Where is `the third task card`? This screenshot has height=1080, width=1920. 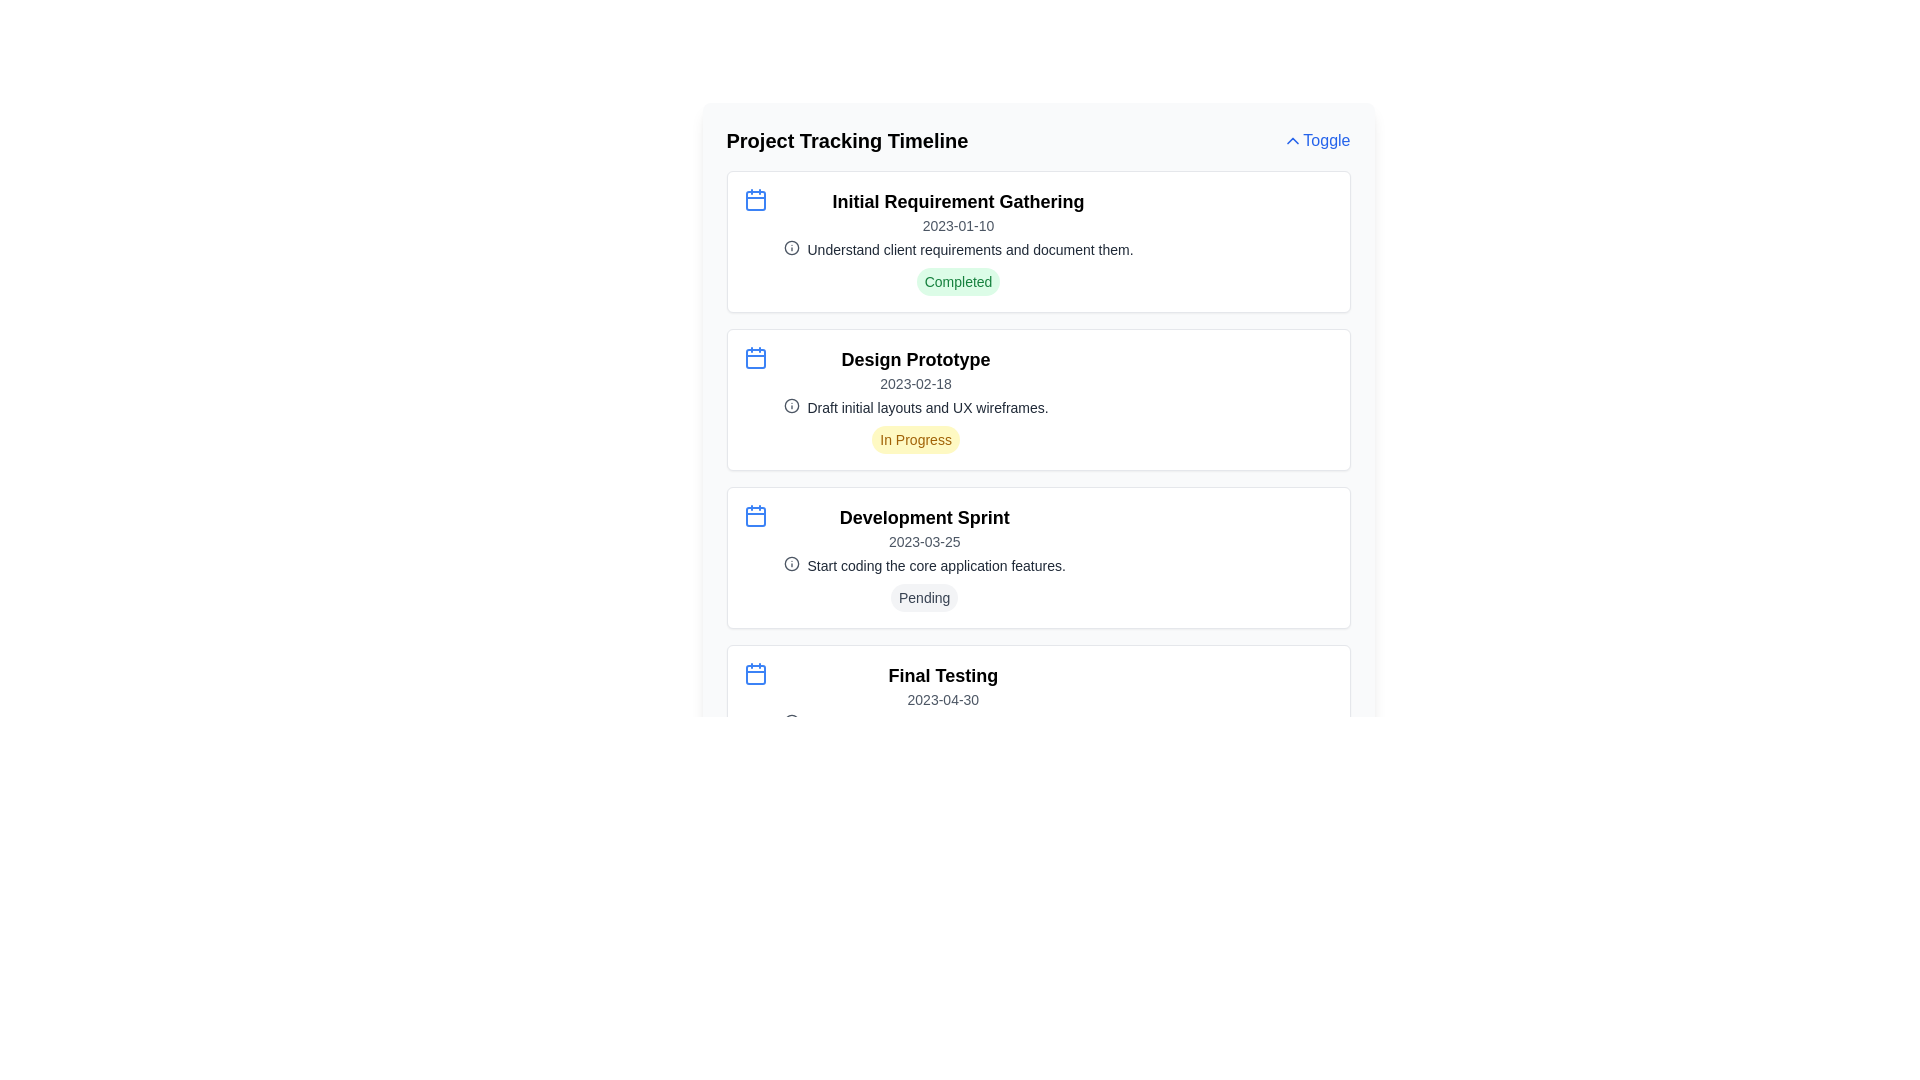 the third task card is located at coordinates (1038, 558).